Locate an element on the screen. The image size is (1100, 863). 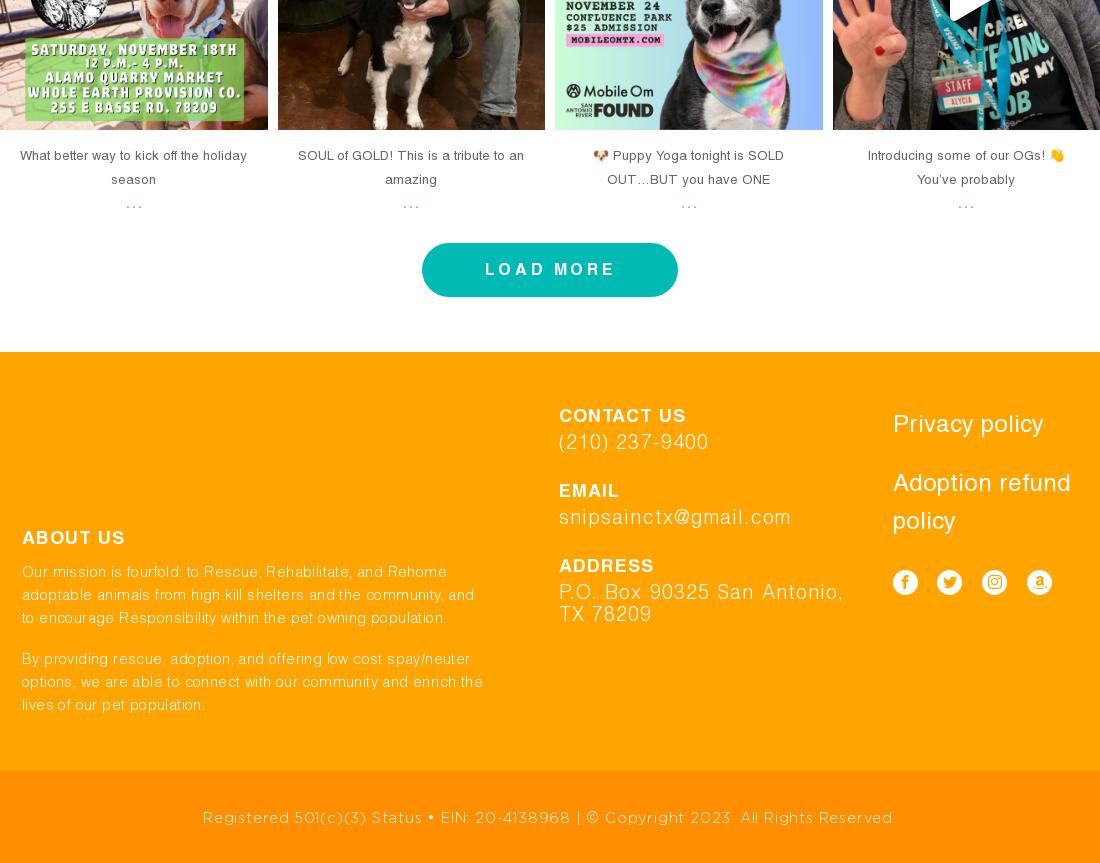
'Load More' is located at coordinates (549, 268).